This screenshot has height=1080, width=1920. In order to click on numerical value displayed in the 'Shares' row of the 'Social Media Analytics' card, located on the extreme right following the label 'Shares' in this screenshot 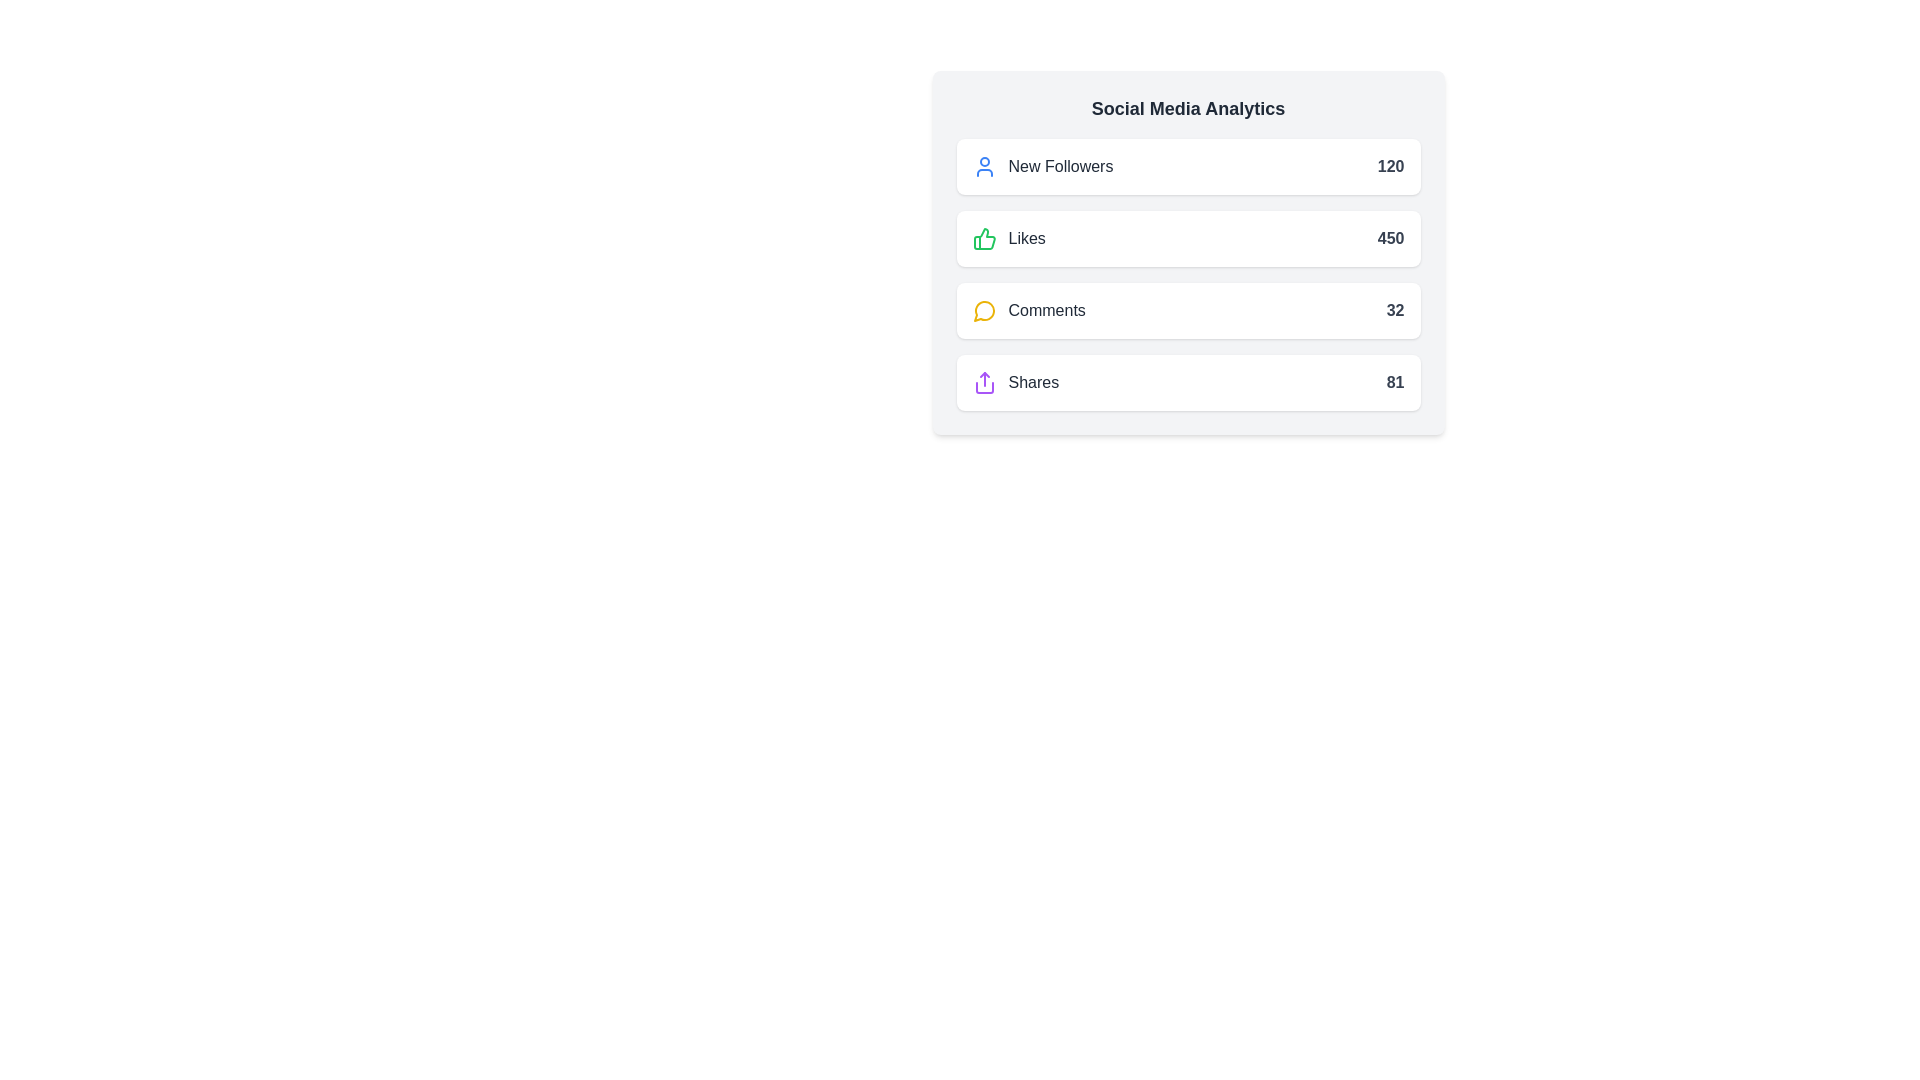, I will do `click(1394, 382)`.